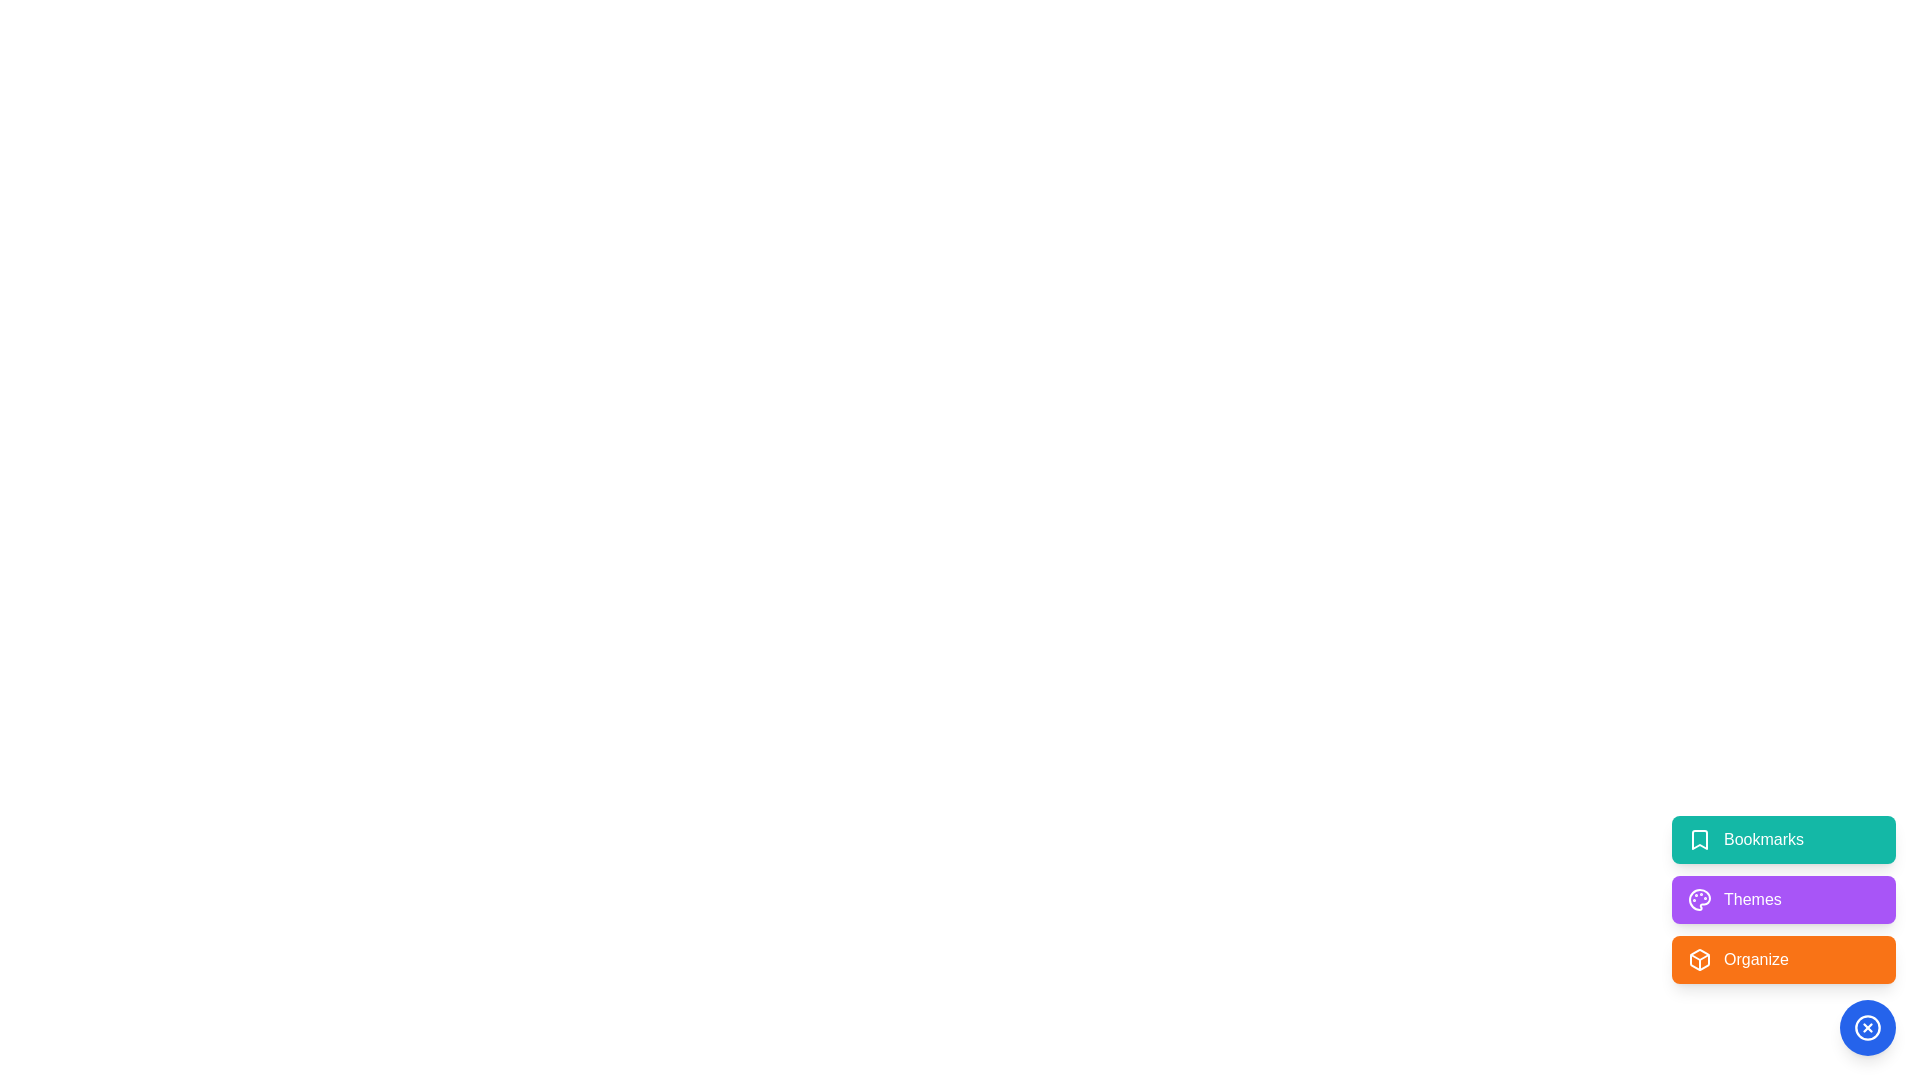 This screenshot has height=1080, width=1920. What do you see at coordinates (1866, 1028) in the screenshot?
I see `blue circular button to toggle the visibility of the action buttons` at bounding box center [1866, 1028].